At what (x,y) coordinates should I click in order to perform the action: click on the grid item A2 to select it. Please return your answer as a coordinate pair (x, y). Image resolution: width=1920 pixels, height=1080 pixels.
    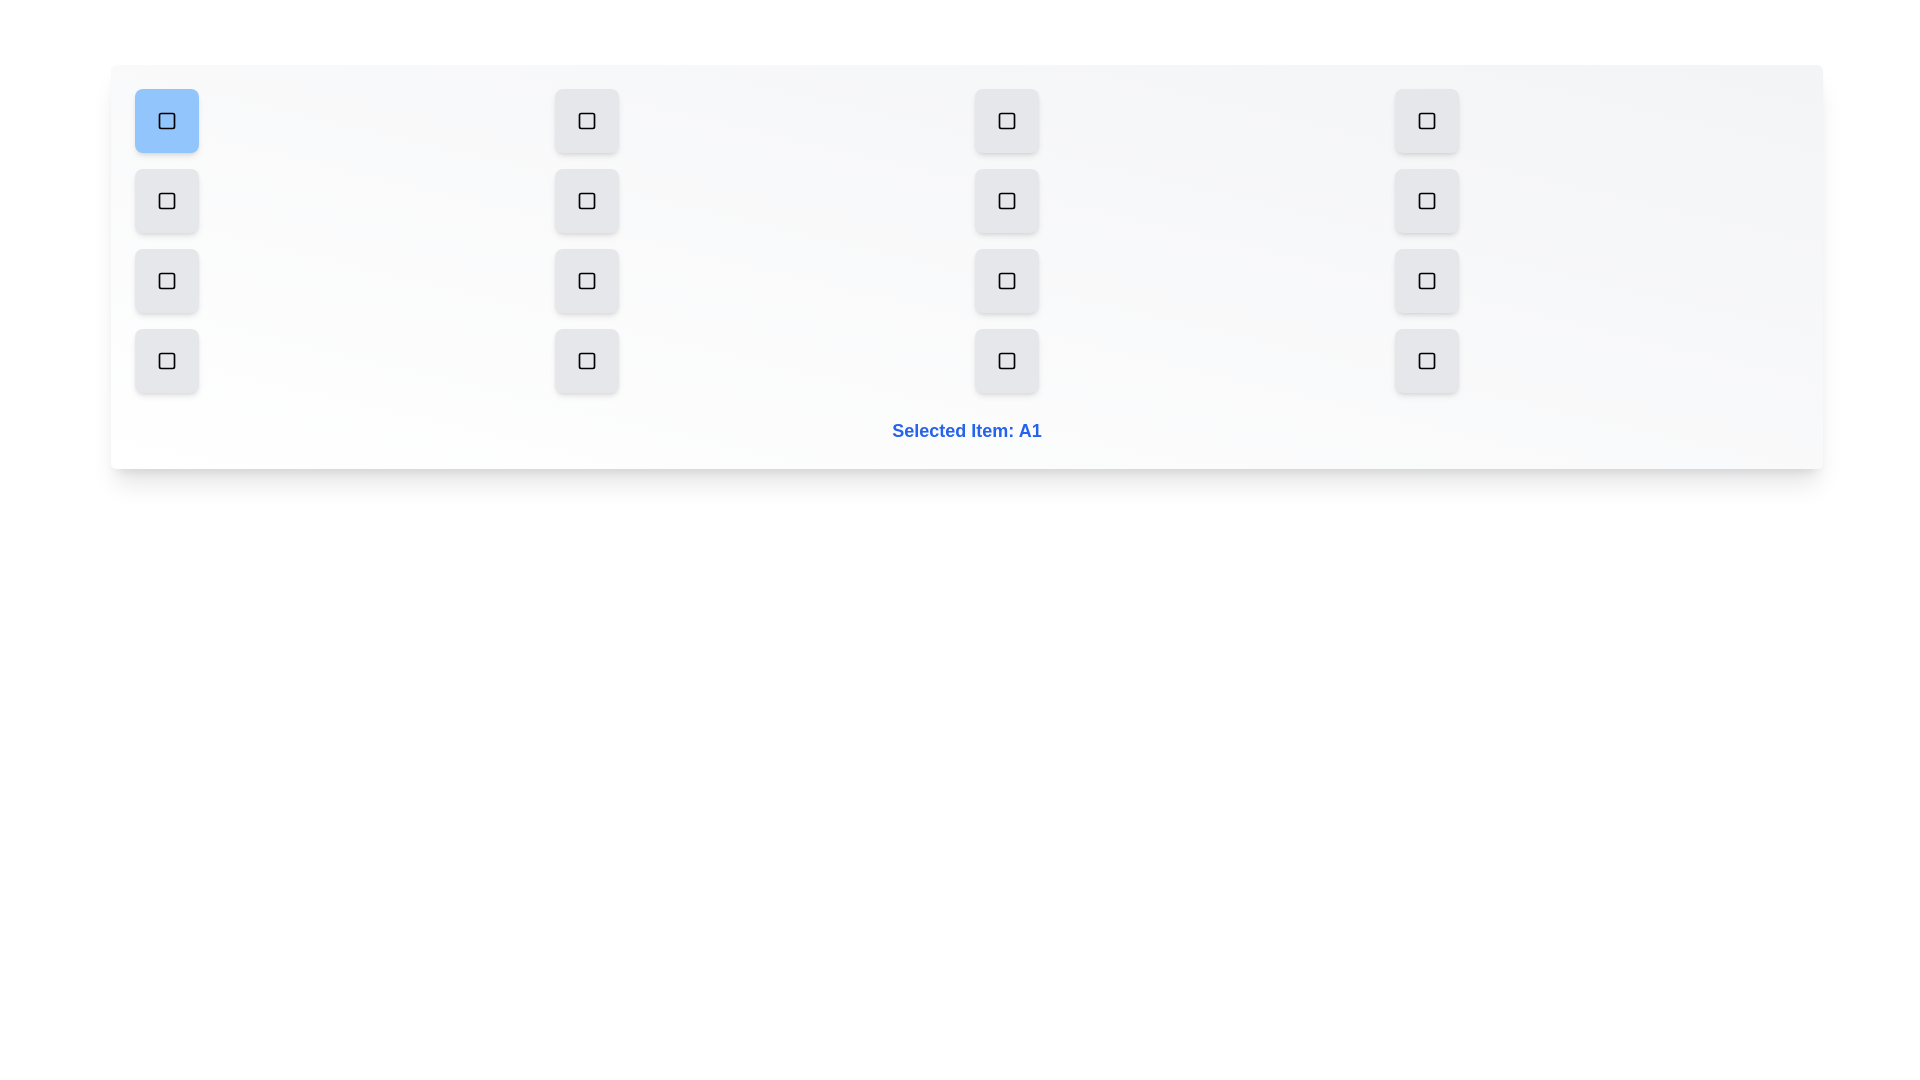
    Looking at the image, I should click on (585, 120).